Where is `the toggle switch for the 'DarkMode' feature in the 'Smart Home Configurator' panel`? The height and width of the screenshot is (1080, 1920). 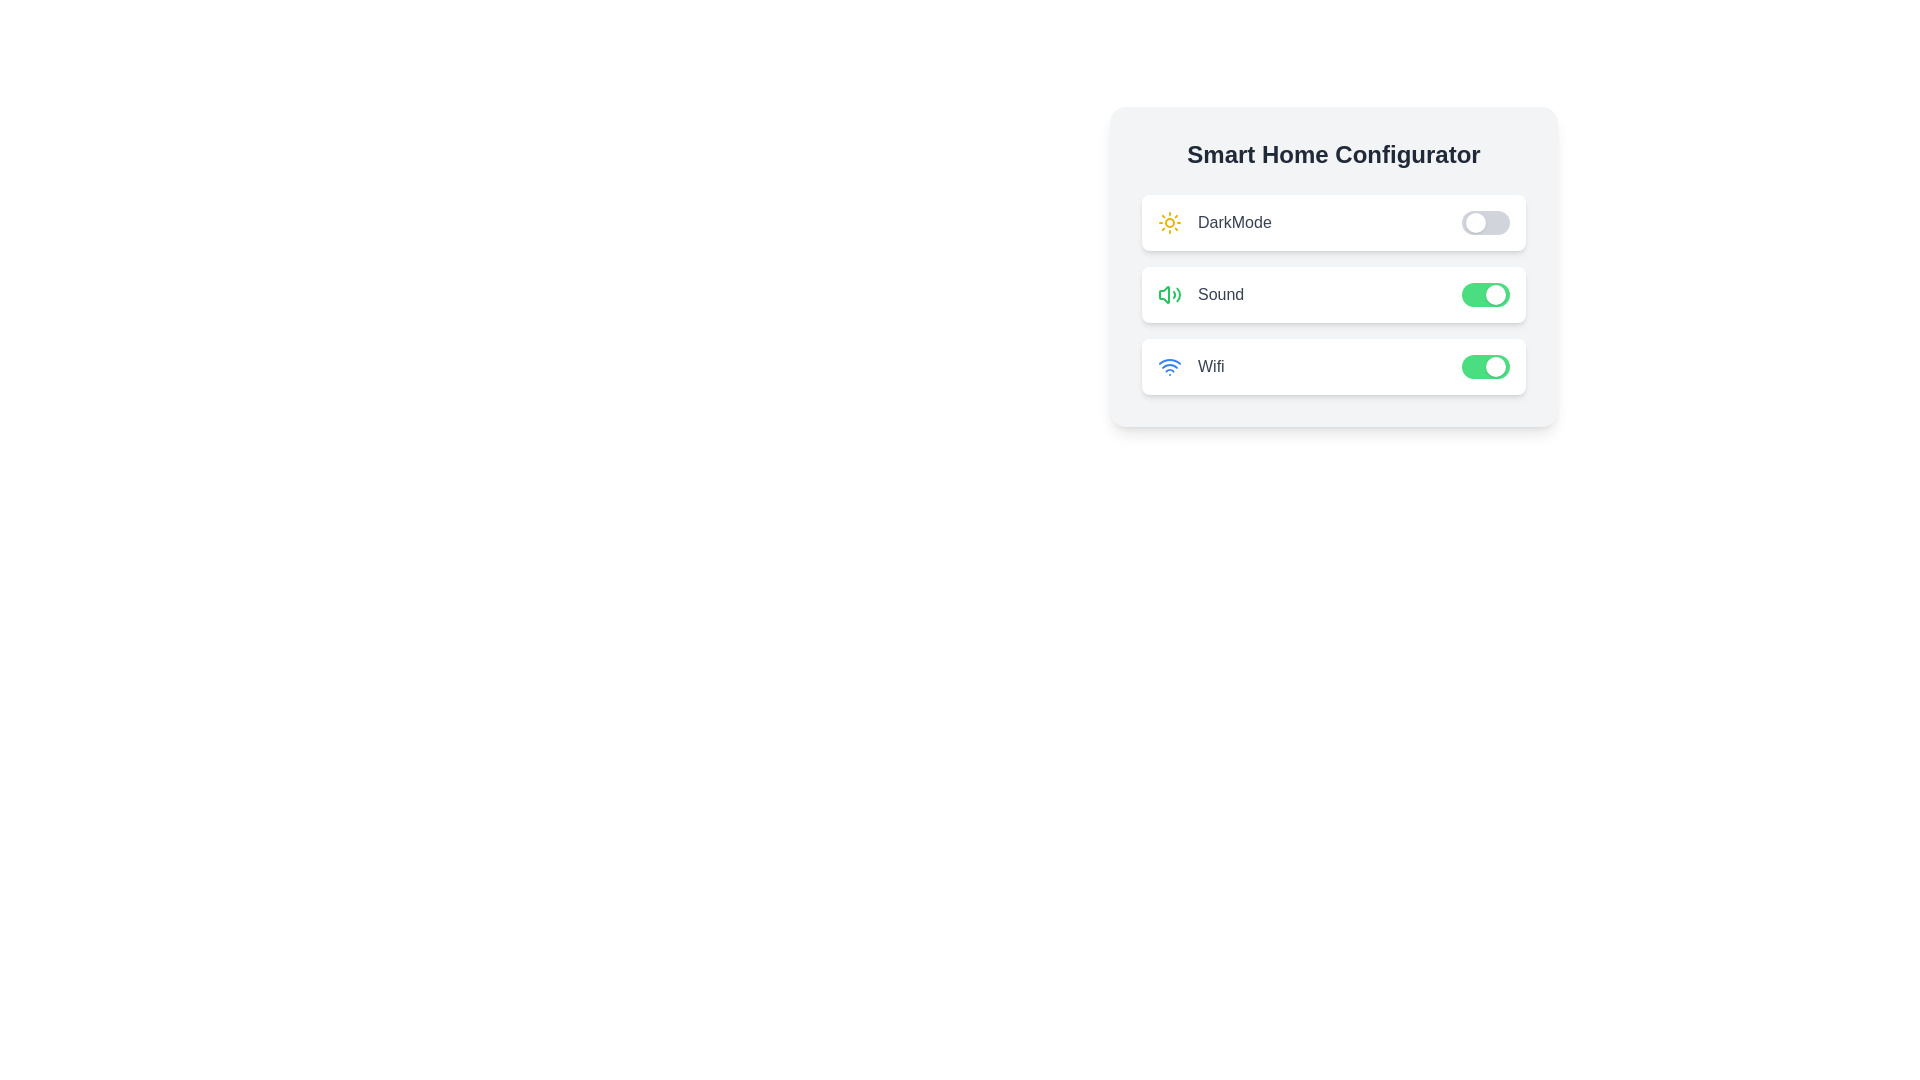 the toggle switch for the 'DarkMode' feature in the 'Smart Home Configurator' panel is located at coordinates (1486, 223).